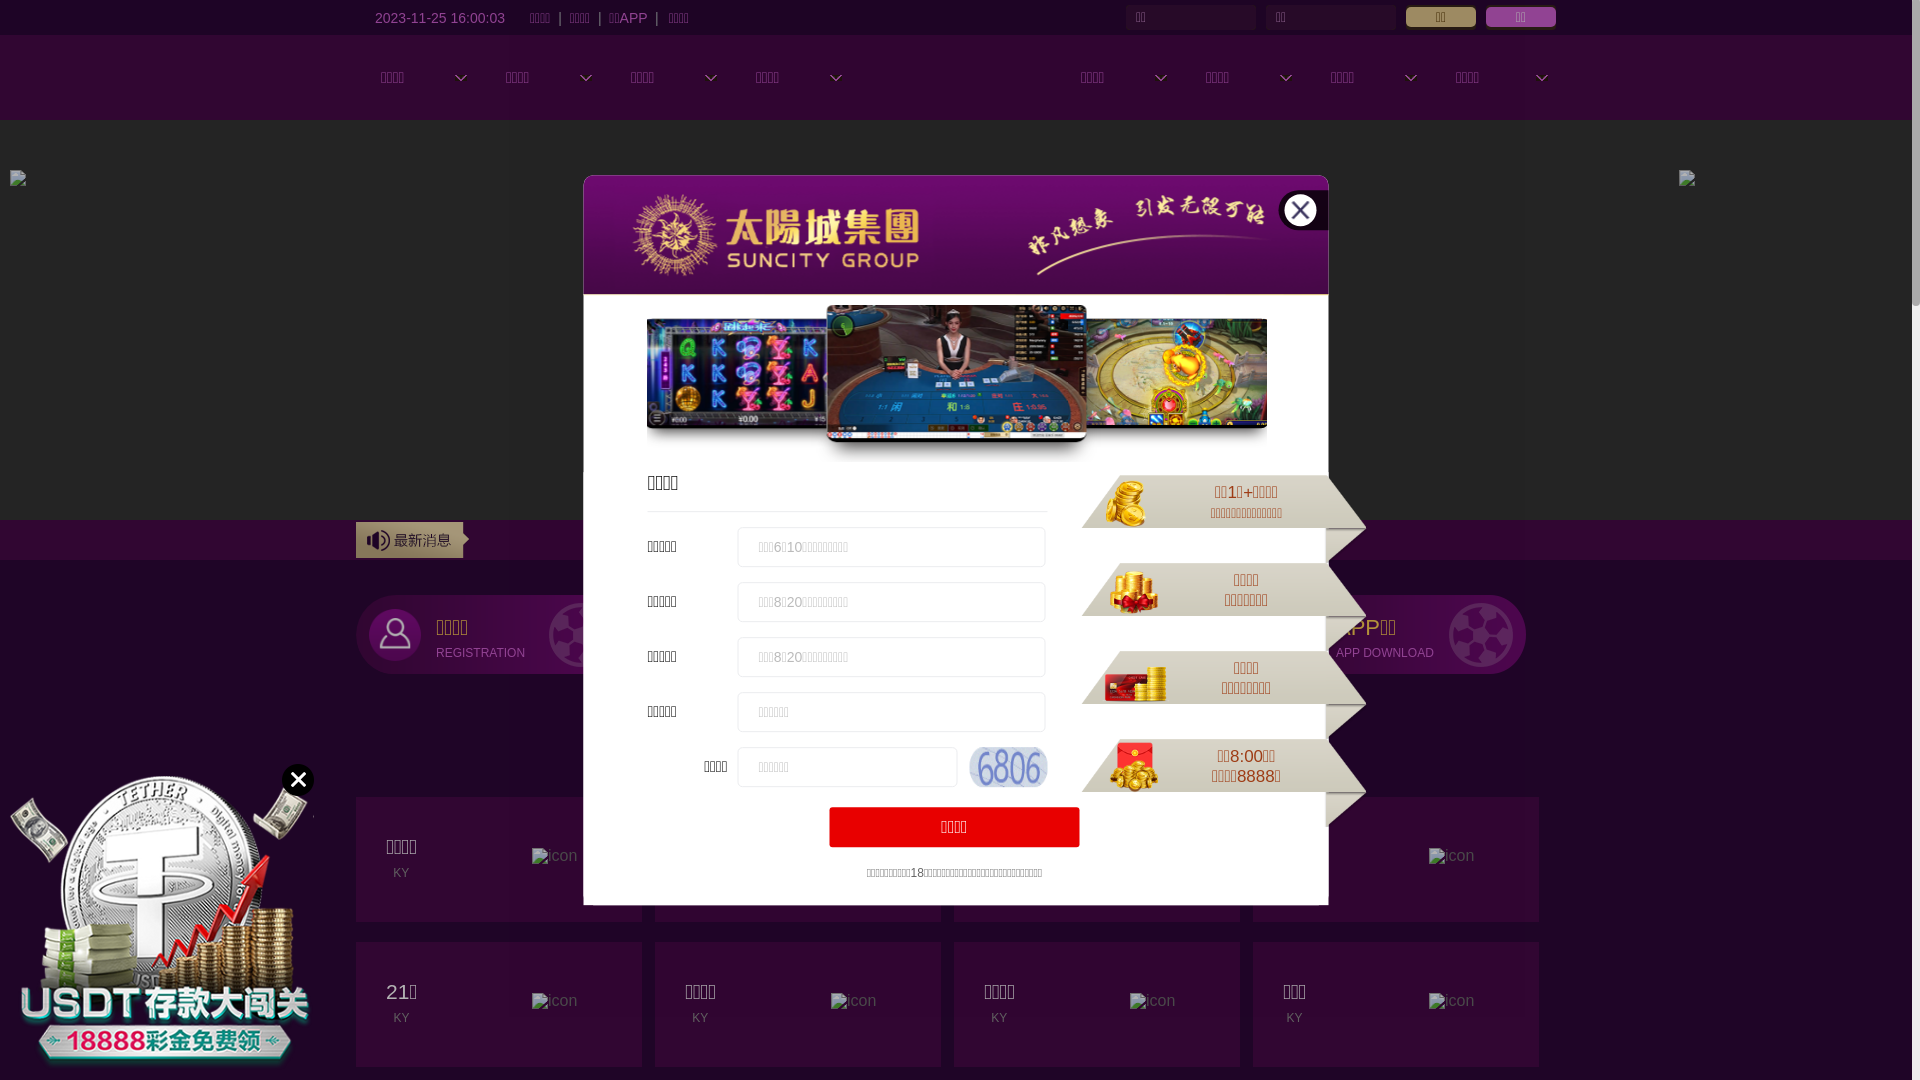 The width and height of the screenshot is (1920, 1080). I want to click on '2023-11-25 16:00:02', so click(439, 16).